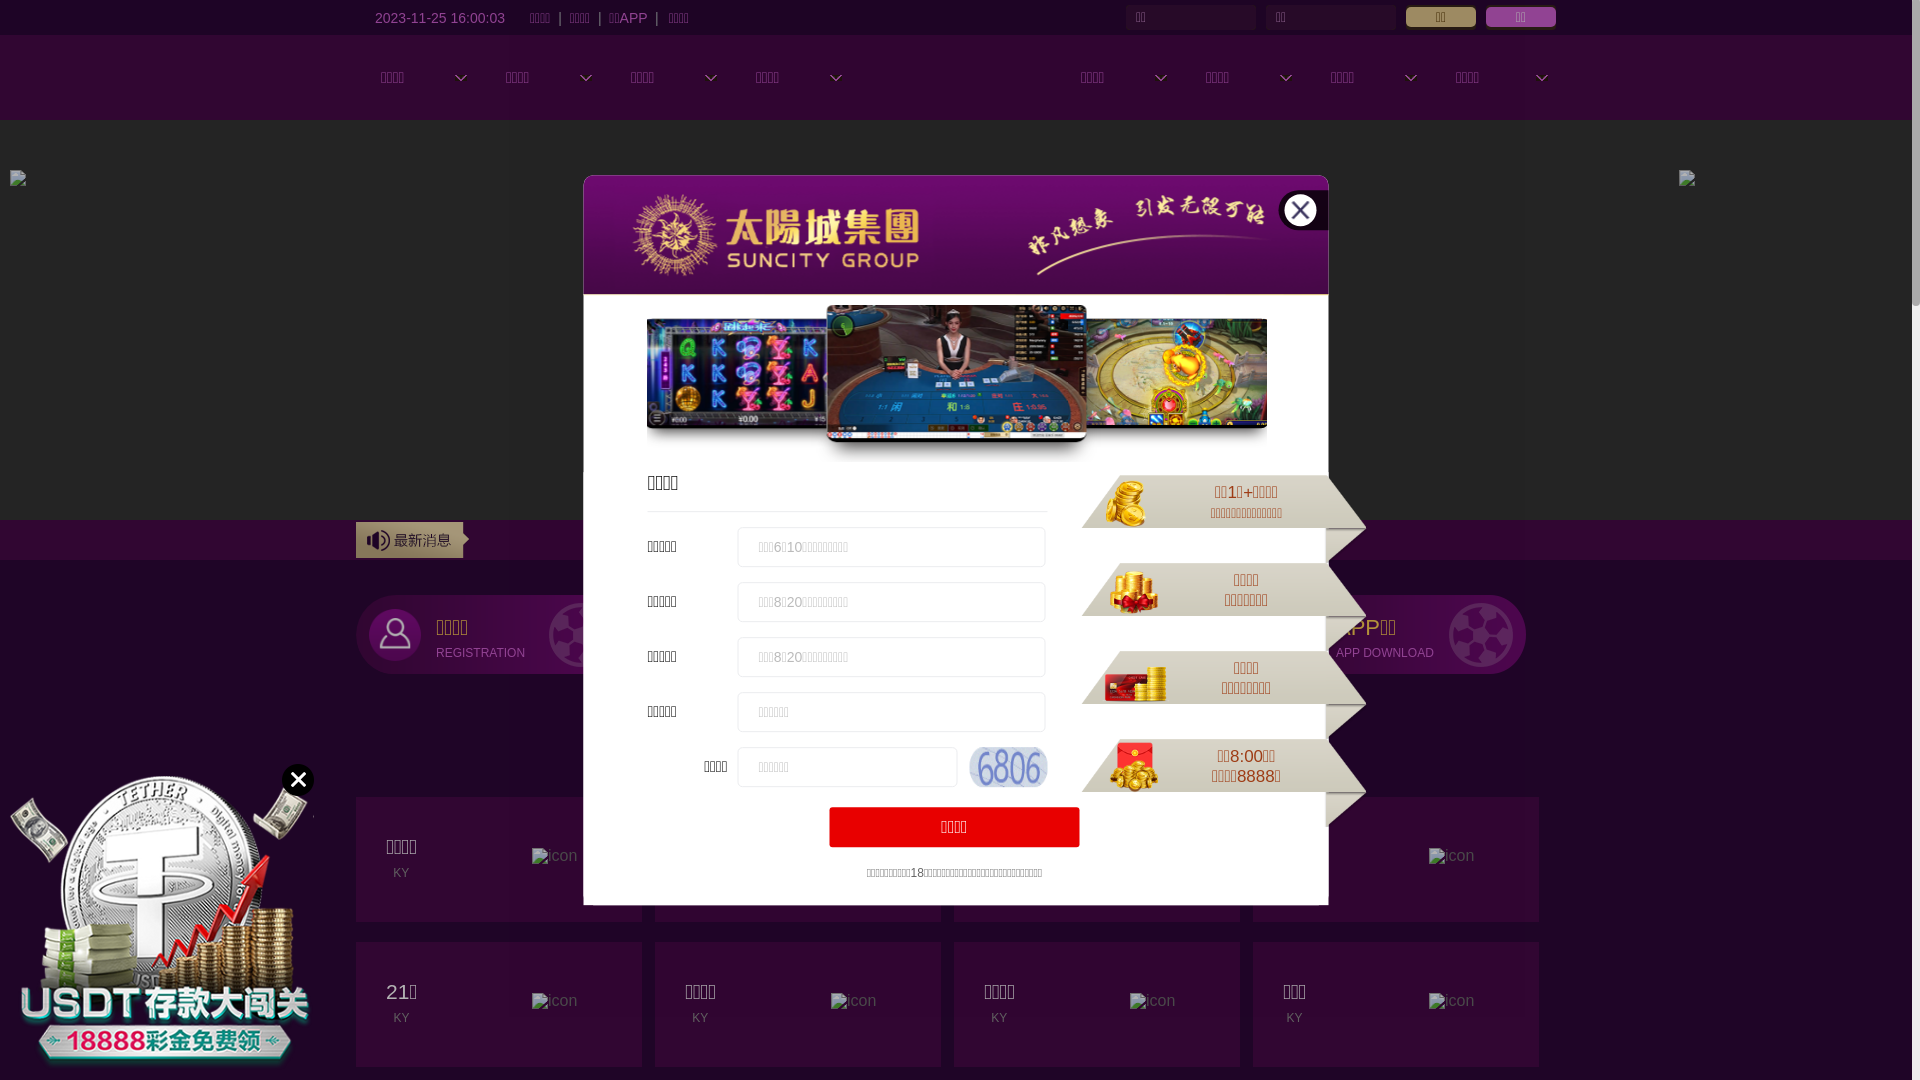 The width and height of the screenshot is (1920, 1080). I want to click on '2023-11-25 16:00:02', so click(439, 16).